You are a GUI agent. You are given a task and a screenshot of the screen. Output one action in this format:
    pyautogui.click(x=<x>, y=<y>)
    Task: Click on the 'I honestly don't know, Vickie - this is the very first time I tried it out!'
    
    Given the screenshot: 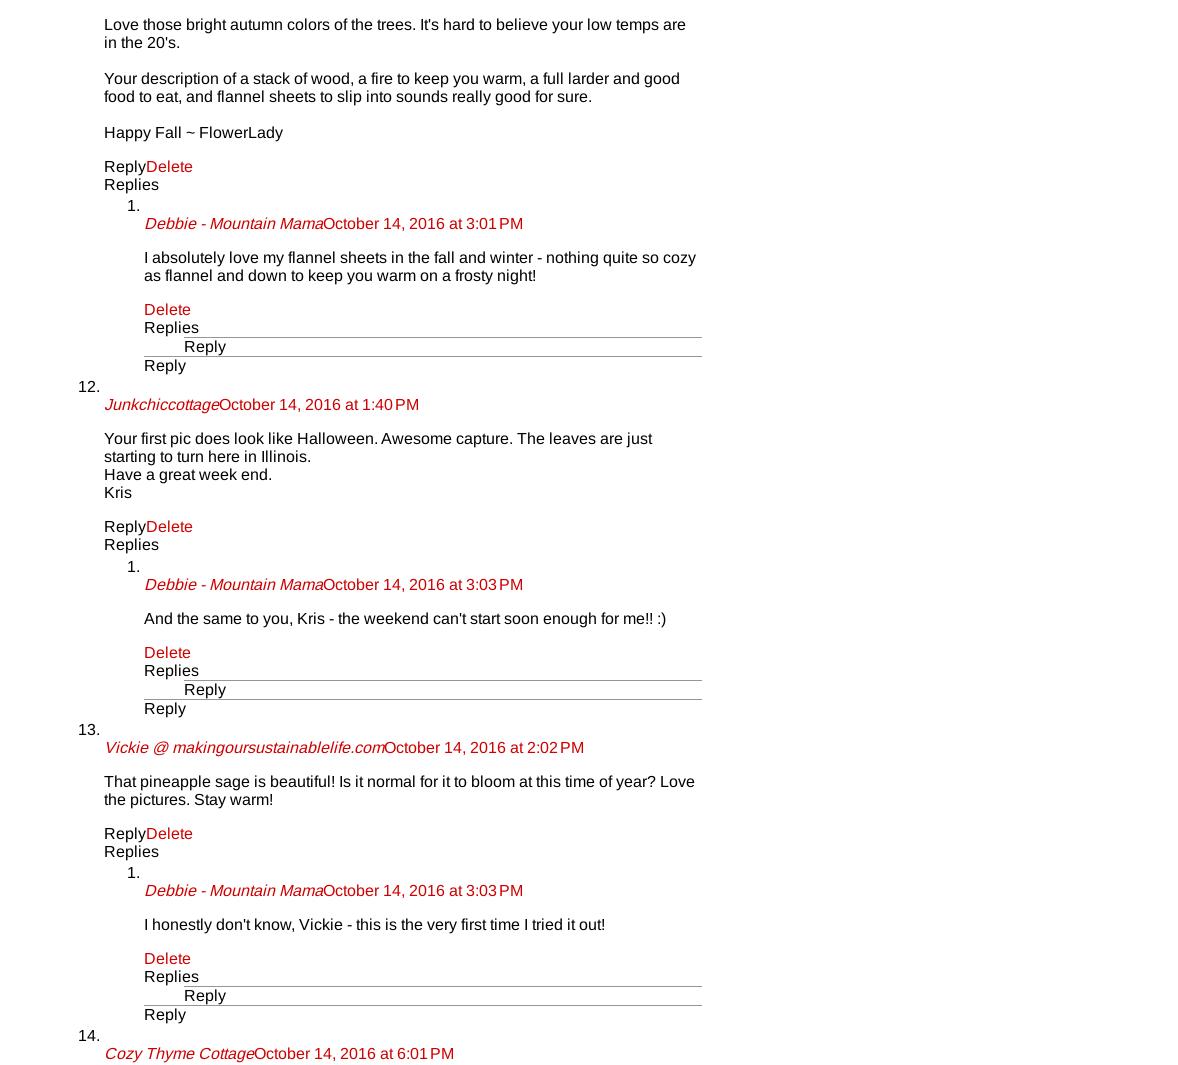 What is the action you would take?
    pyautogui.click(x=374, y=924)
    